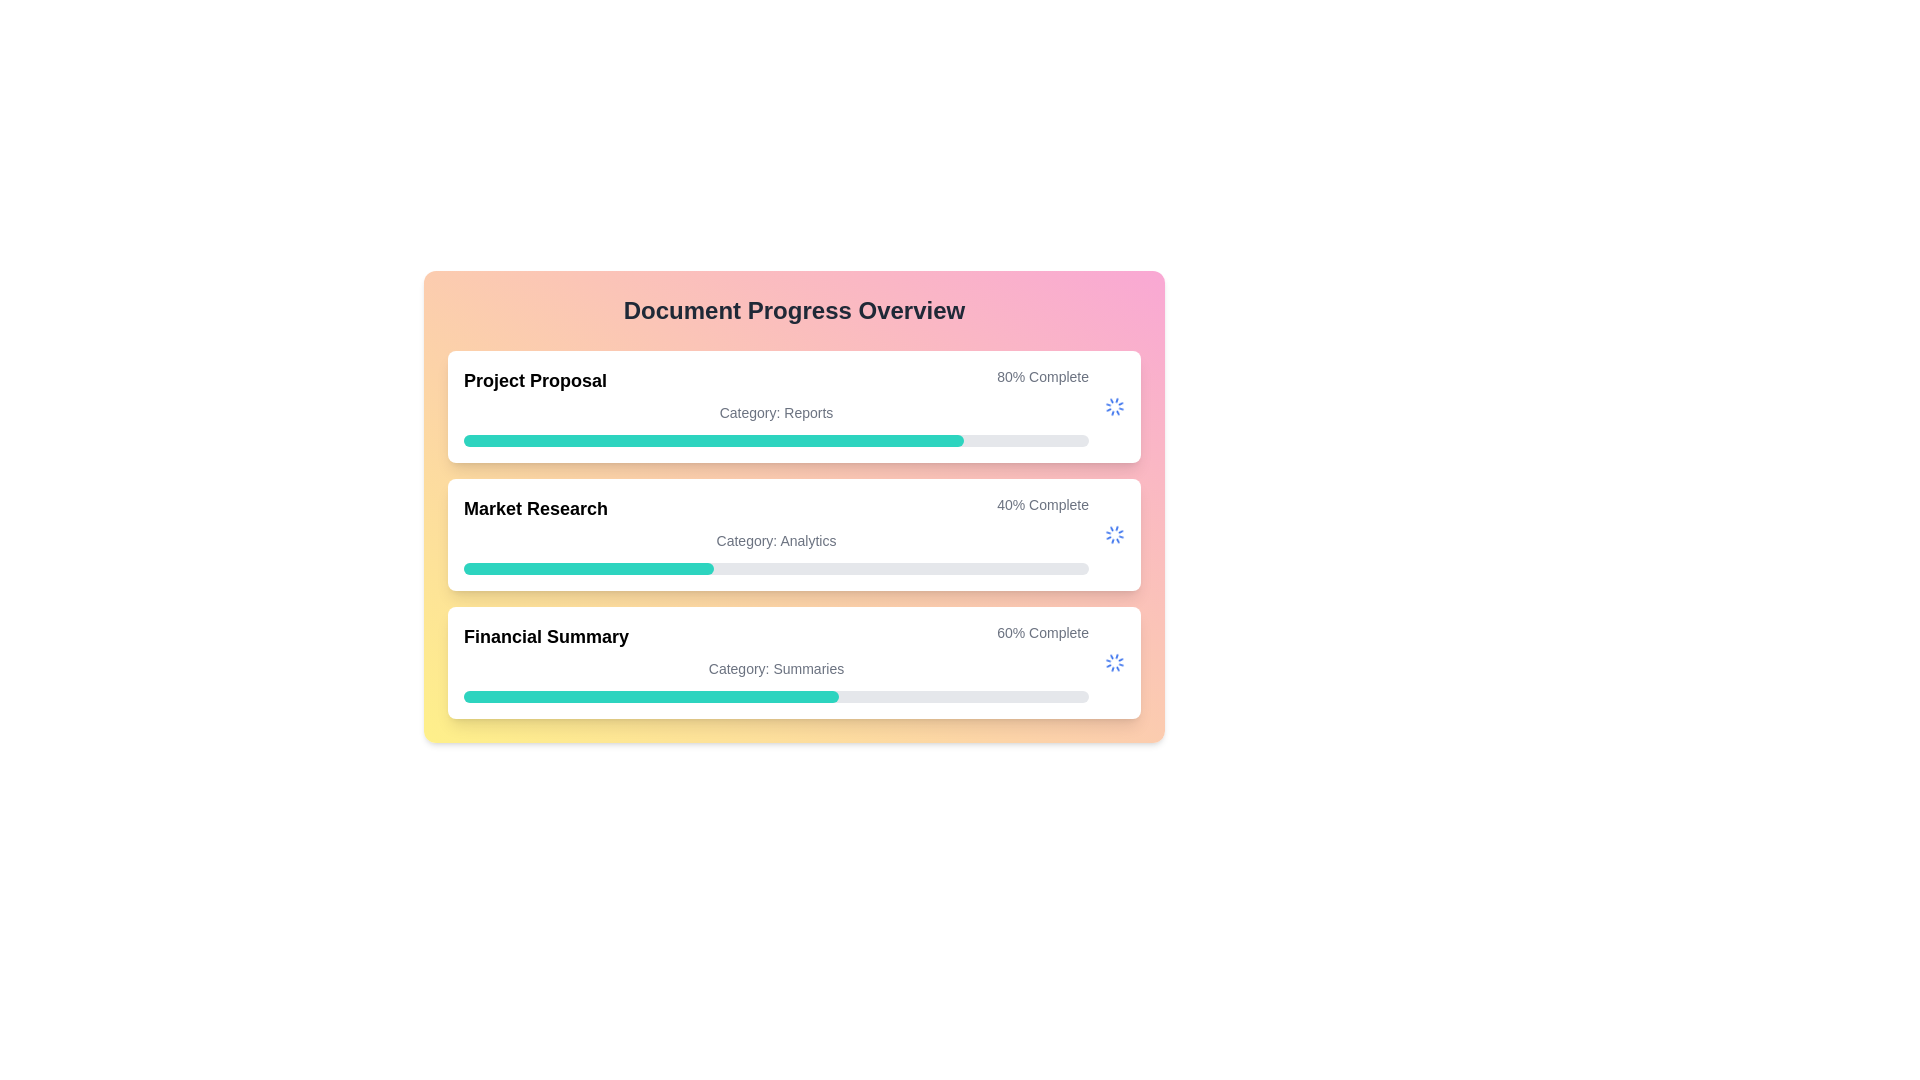  I want to click on the circular spinning blue icon located in the bottom-right corner of the 'Financial Summary' card, adjacent to the 60% progress bar, so click(1113, 663).